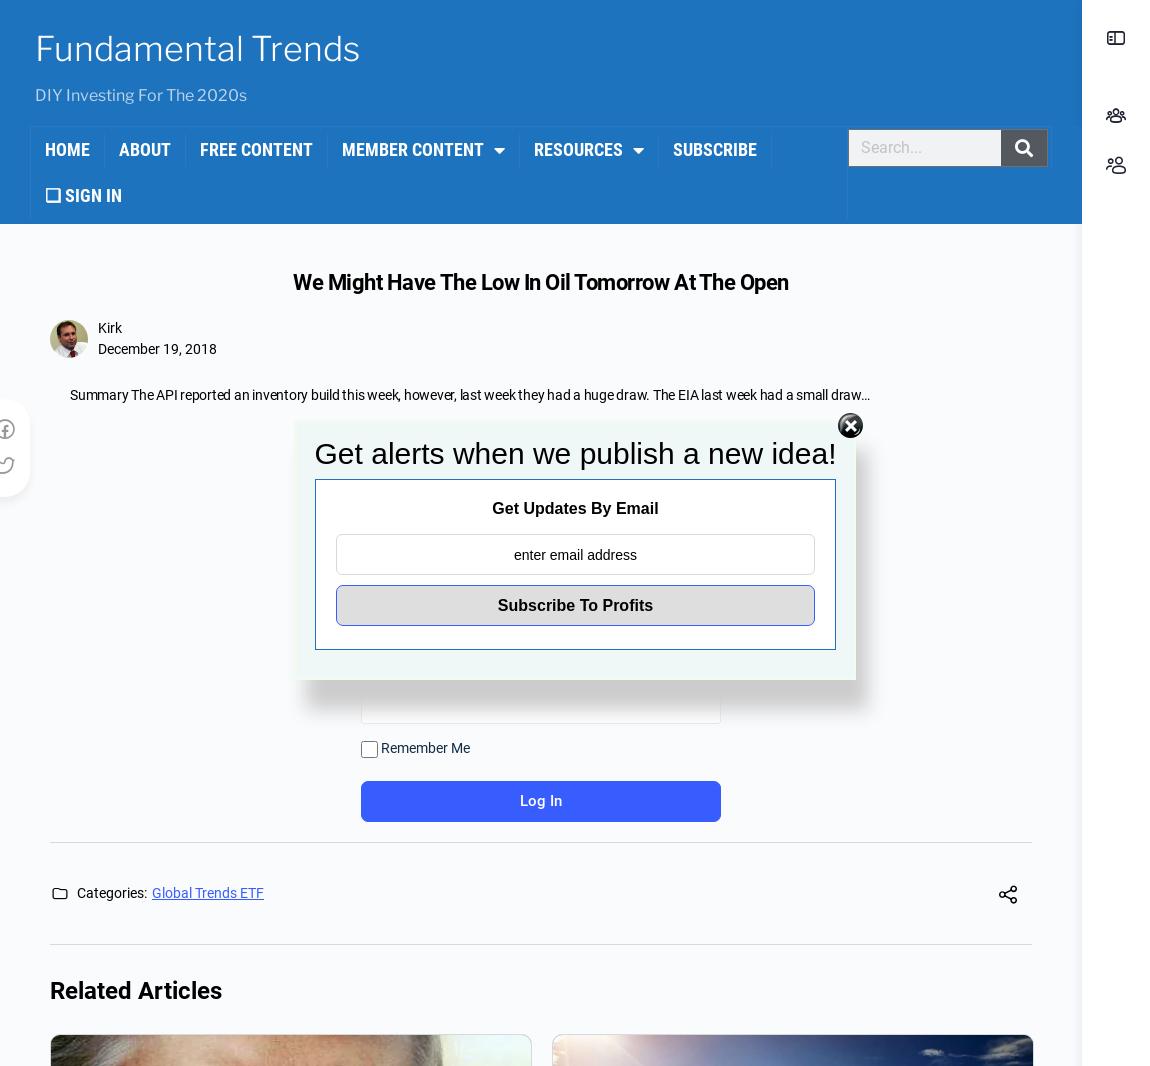 The height and width of the screenshot is (1066, 1150). Describe the element at coordinates (575, 453) in the screenshot. I see `'Get alerts when we publish a new idea!'` at that location.